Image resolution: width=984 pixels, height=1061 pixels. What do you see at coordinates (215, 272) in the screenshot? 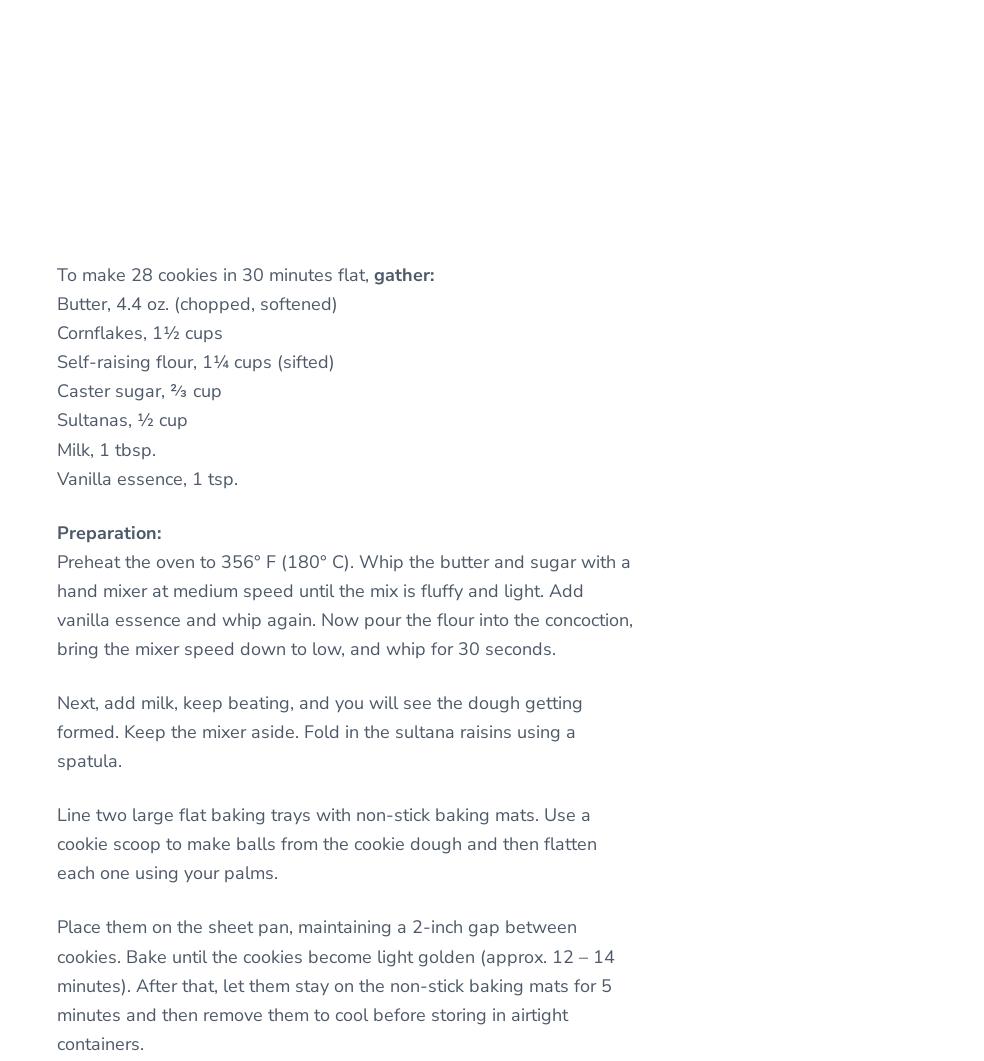
I see `'To make 28 cookies in 30 minutes flat,'` at bounding box center [215, 272].